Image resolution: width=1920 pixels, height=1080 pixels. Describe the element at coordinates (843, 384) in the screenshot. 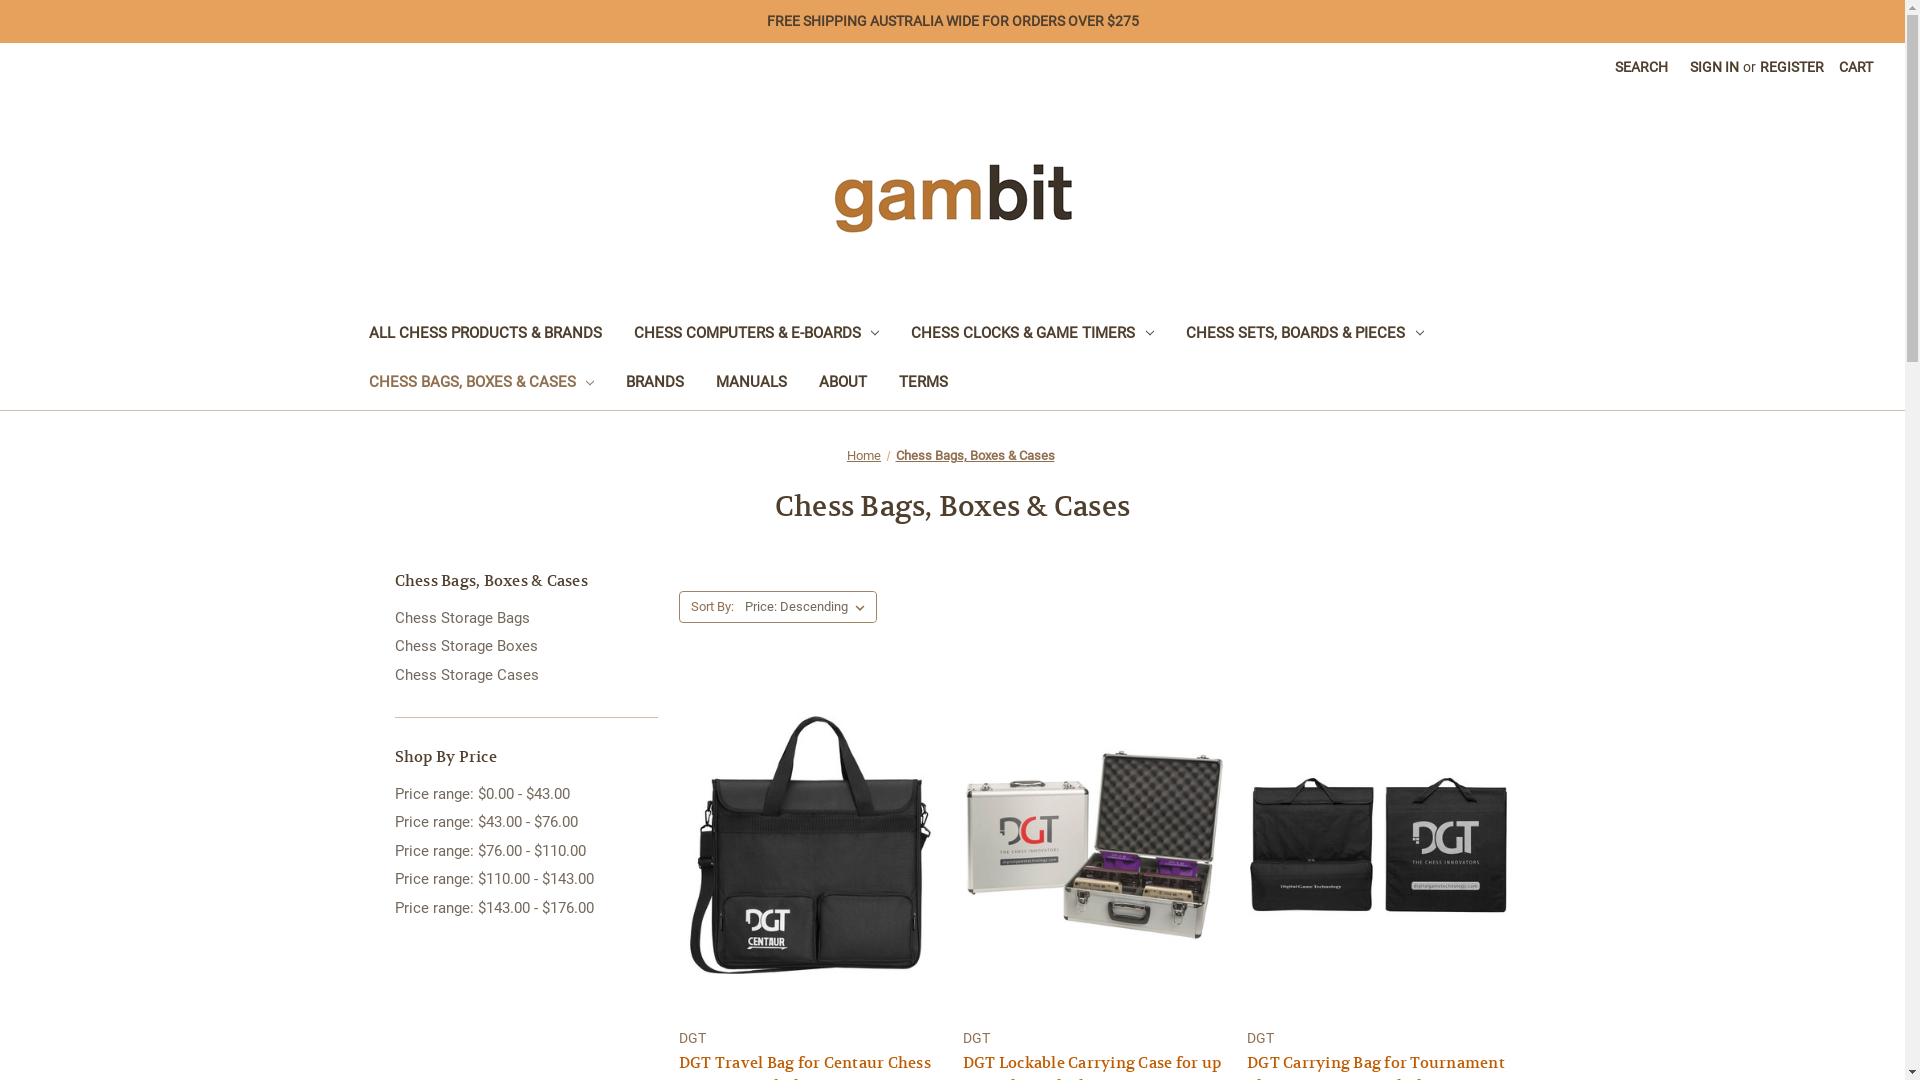

I see `'ABOUT'` at that location.